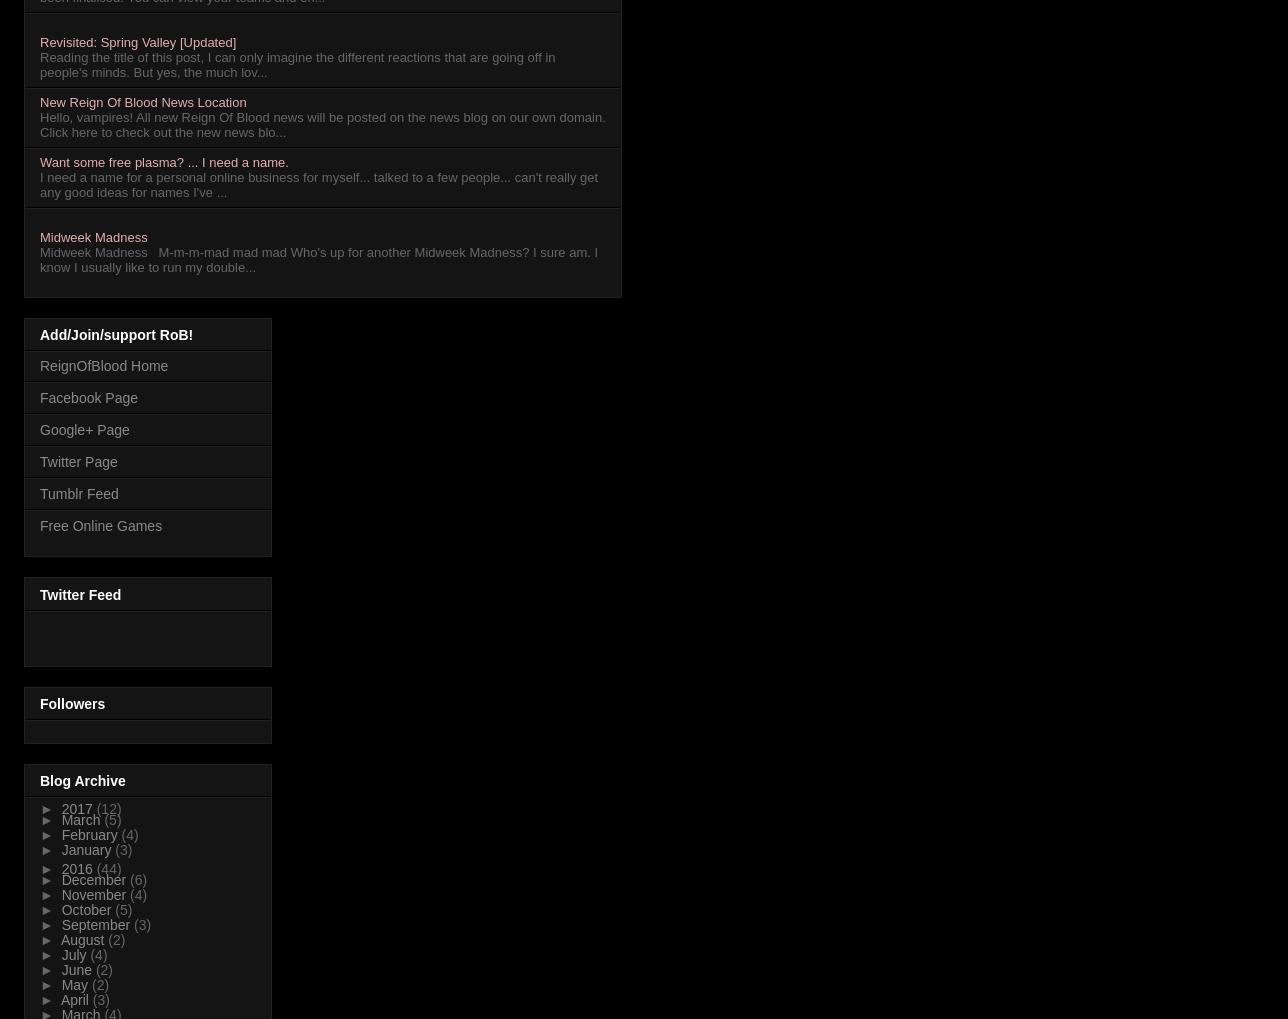  What do you see at coordinates (138, 879) in the screenshot?
I see `'(6)'` at bounding box center [138, 879].